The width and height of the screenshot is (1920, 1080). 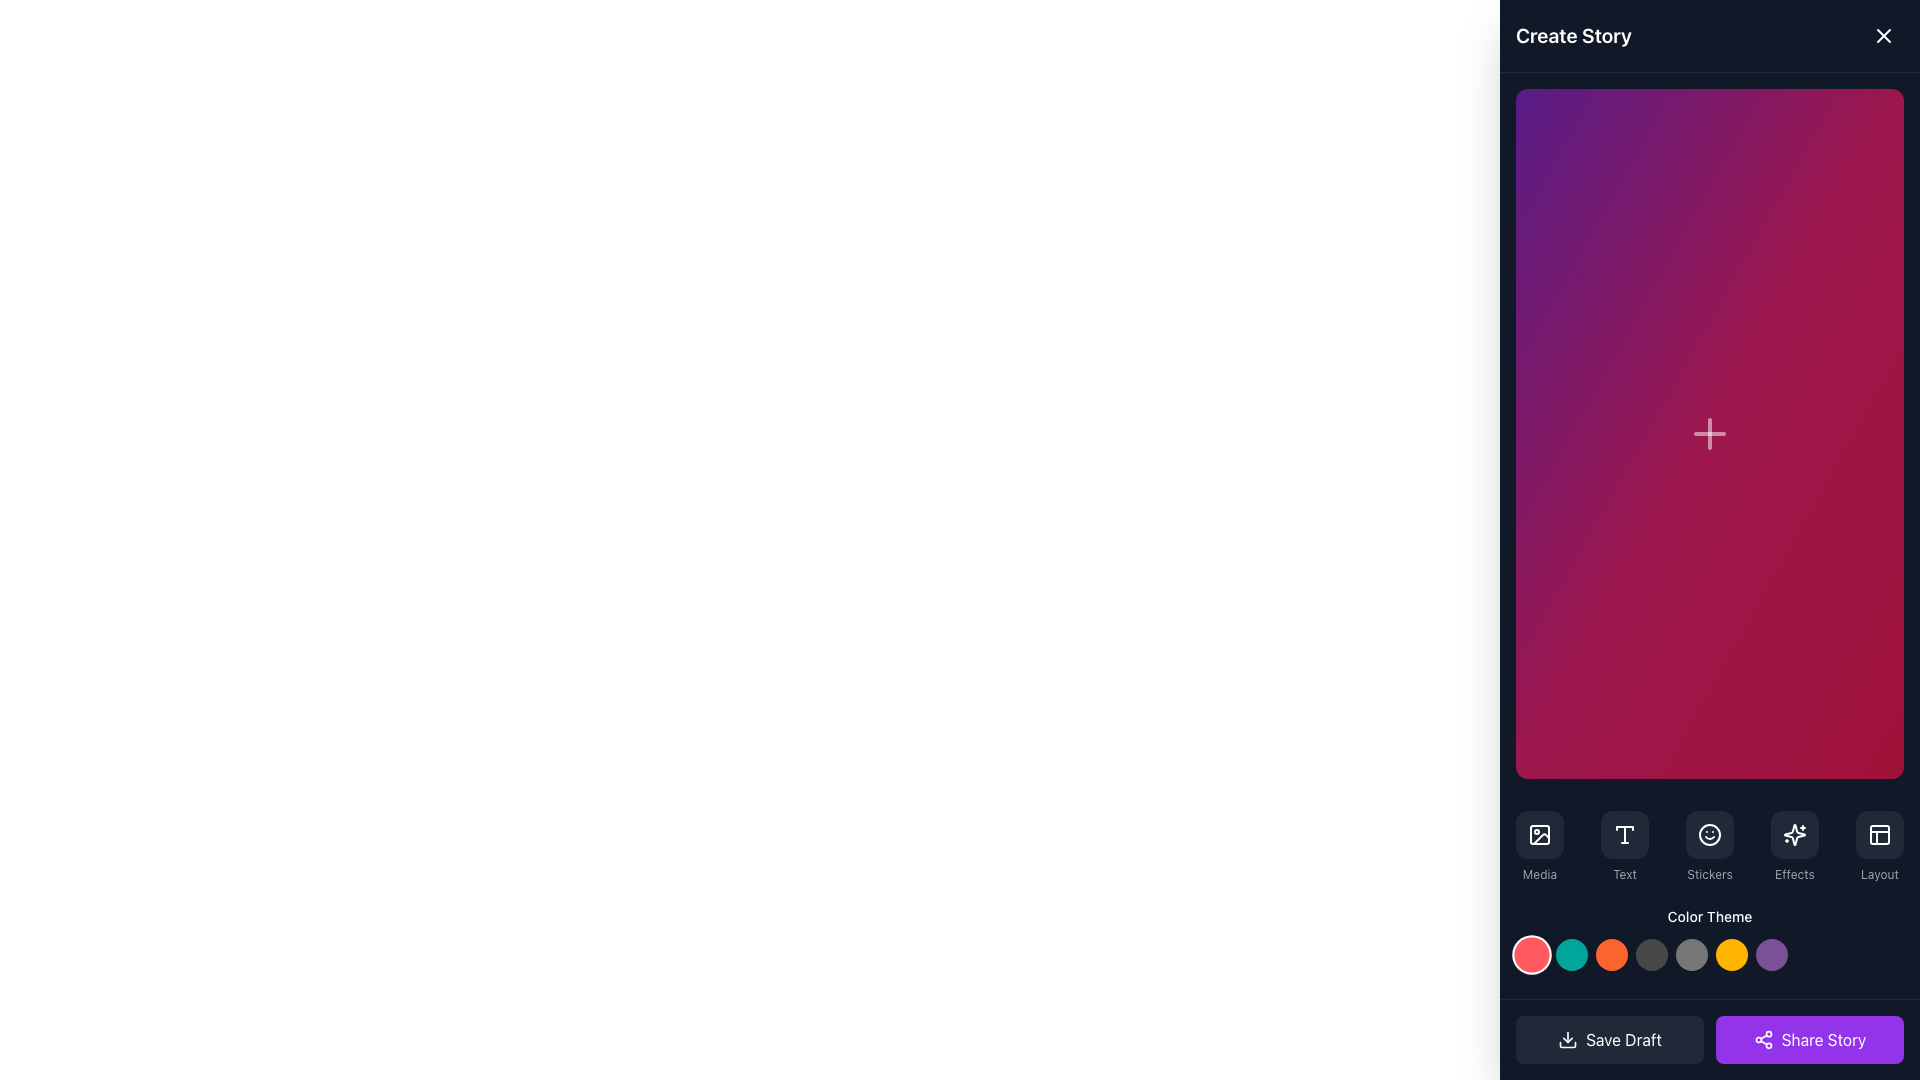 I want to click on the 'Layout' button in the bottom right corner of the interface, so click(x=1879, y=845).